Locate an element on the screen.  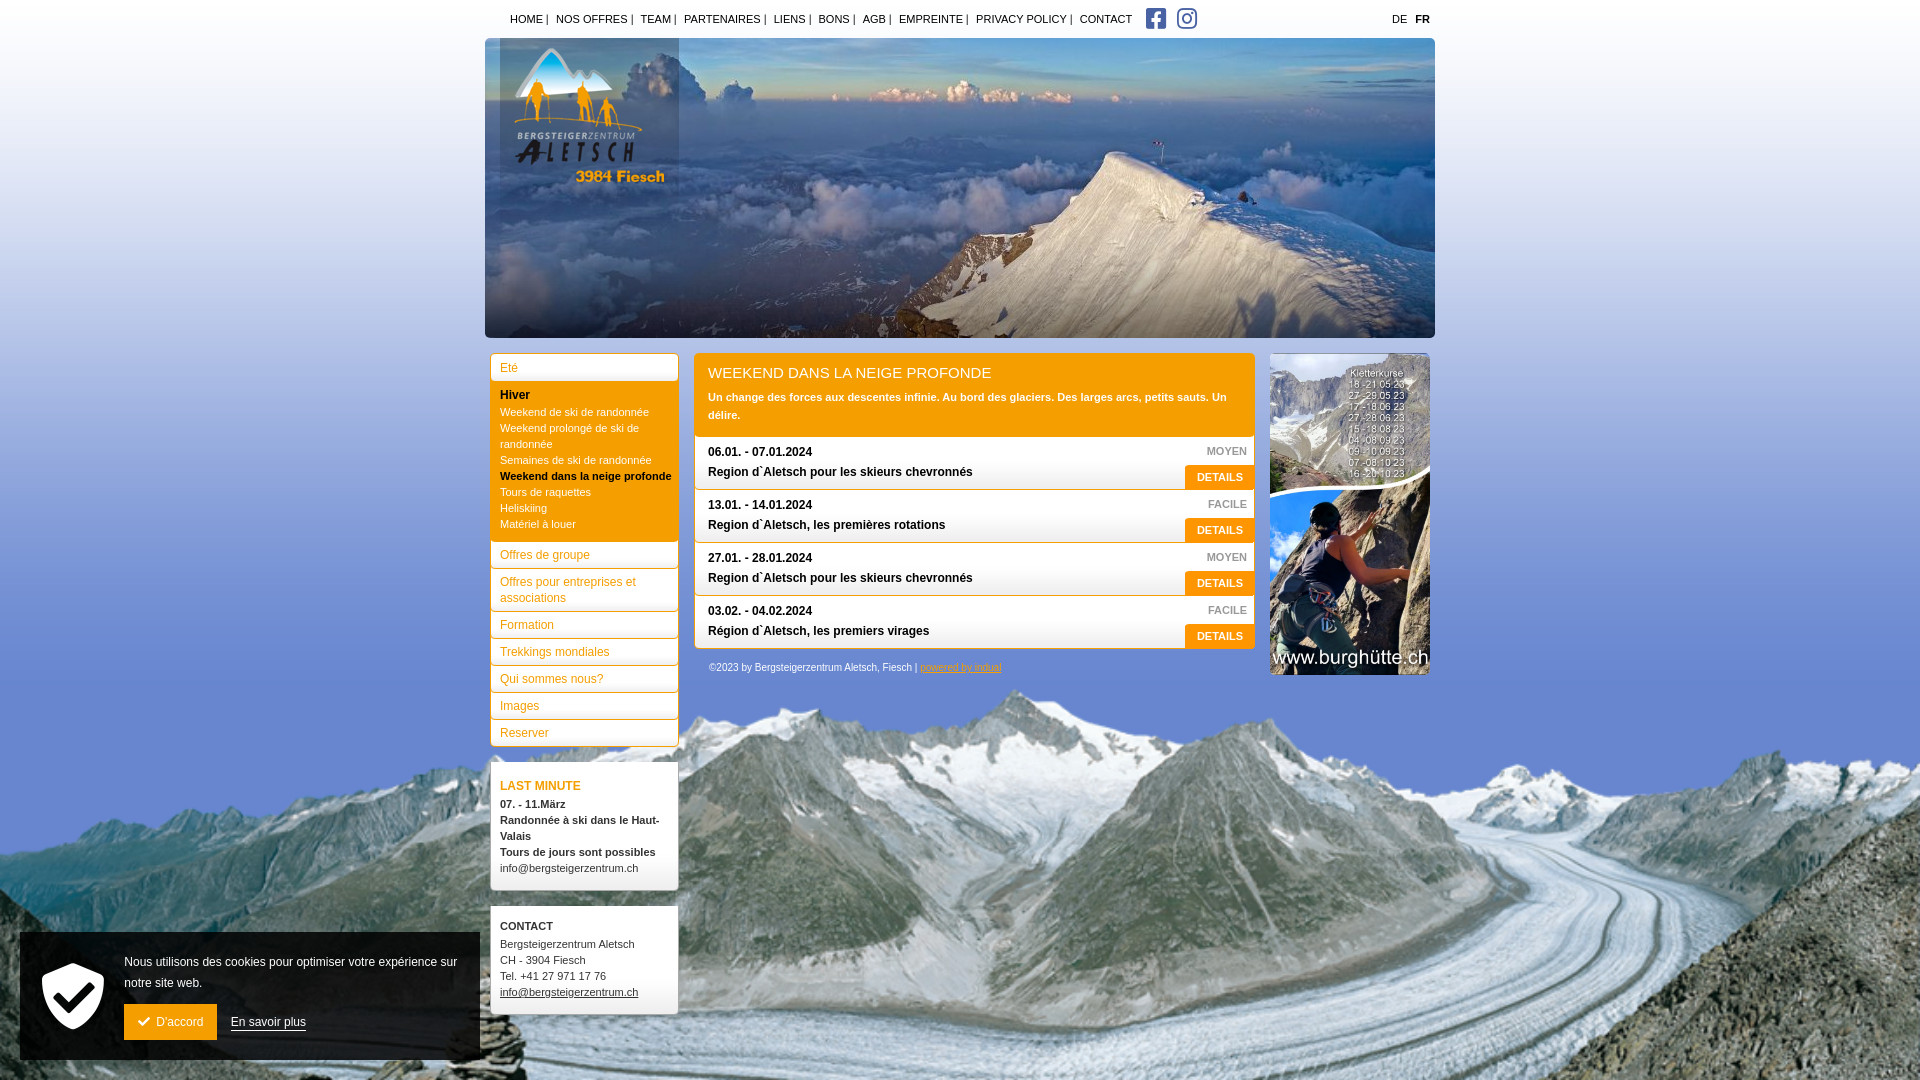
'DETAILS' is located at coordinates (1218, 583).